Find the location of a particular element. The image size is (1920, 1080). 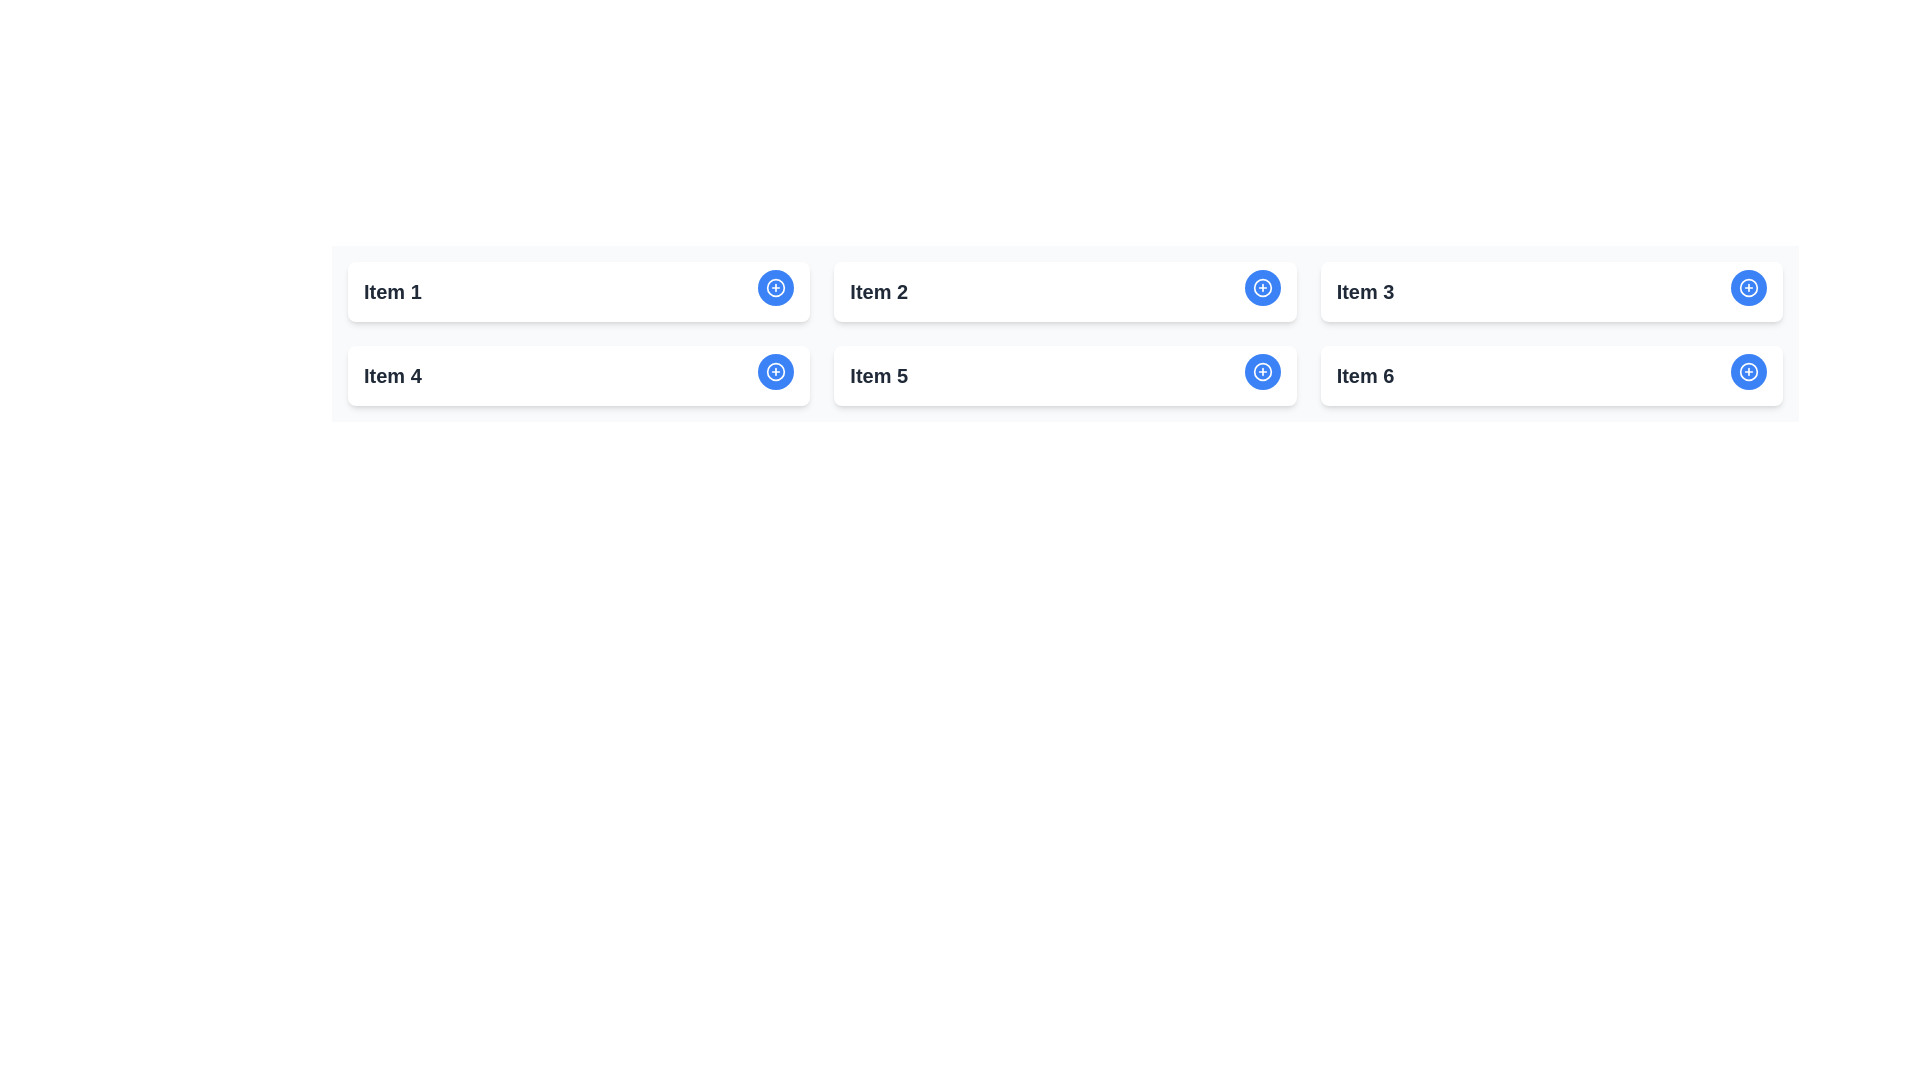

the circular blue button with a white '+' icon located at the bottom-right corner of the 'Item 1' card is located at coordinates (775, 288).